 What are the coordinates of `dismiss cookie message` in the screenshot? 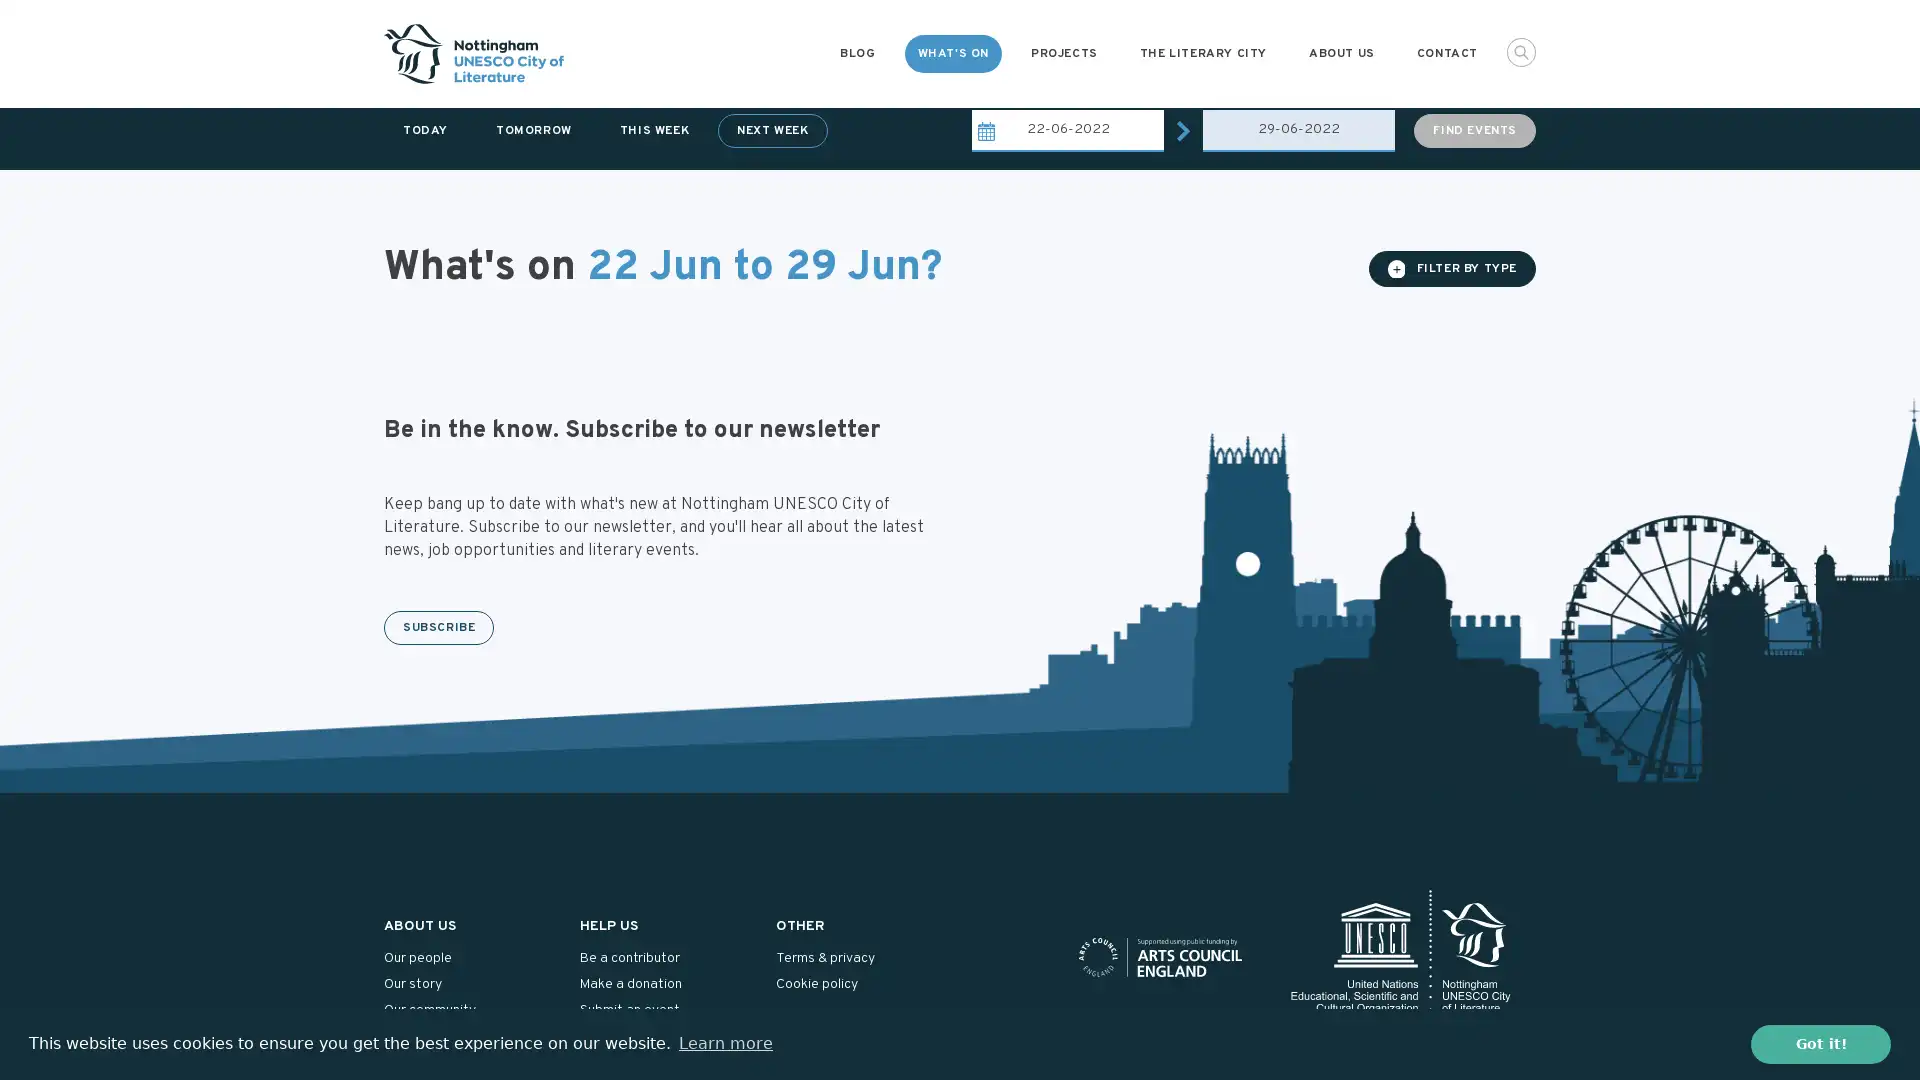 It's located at (1820, 1043).